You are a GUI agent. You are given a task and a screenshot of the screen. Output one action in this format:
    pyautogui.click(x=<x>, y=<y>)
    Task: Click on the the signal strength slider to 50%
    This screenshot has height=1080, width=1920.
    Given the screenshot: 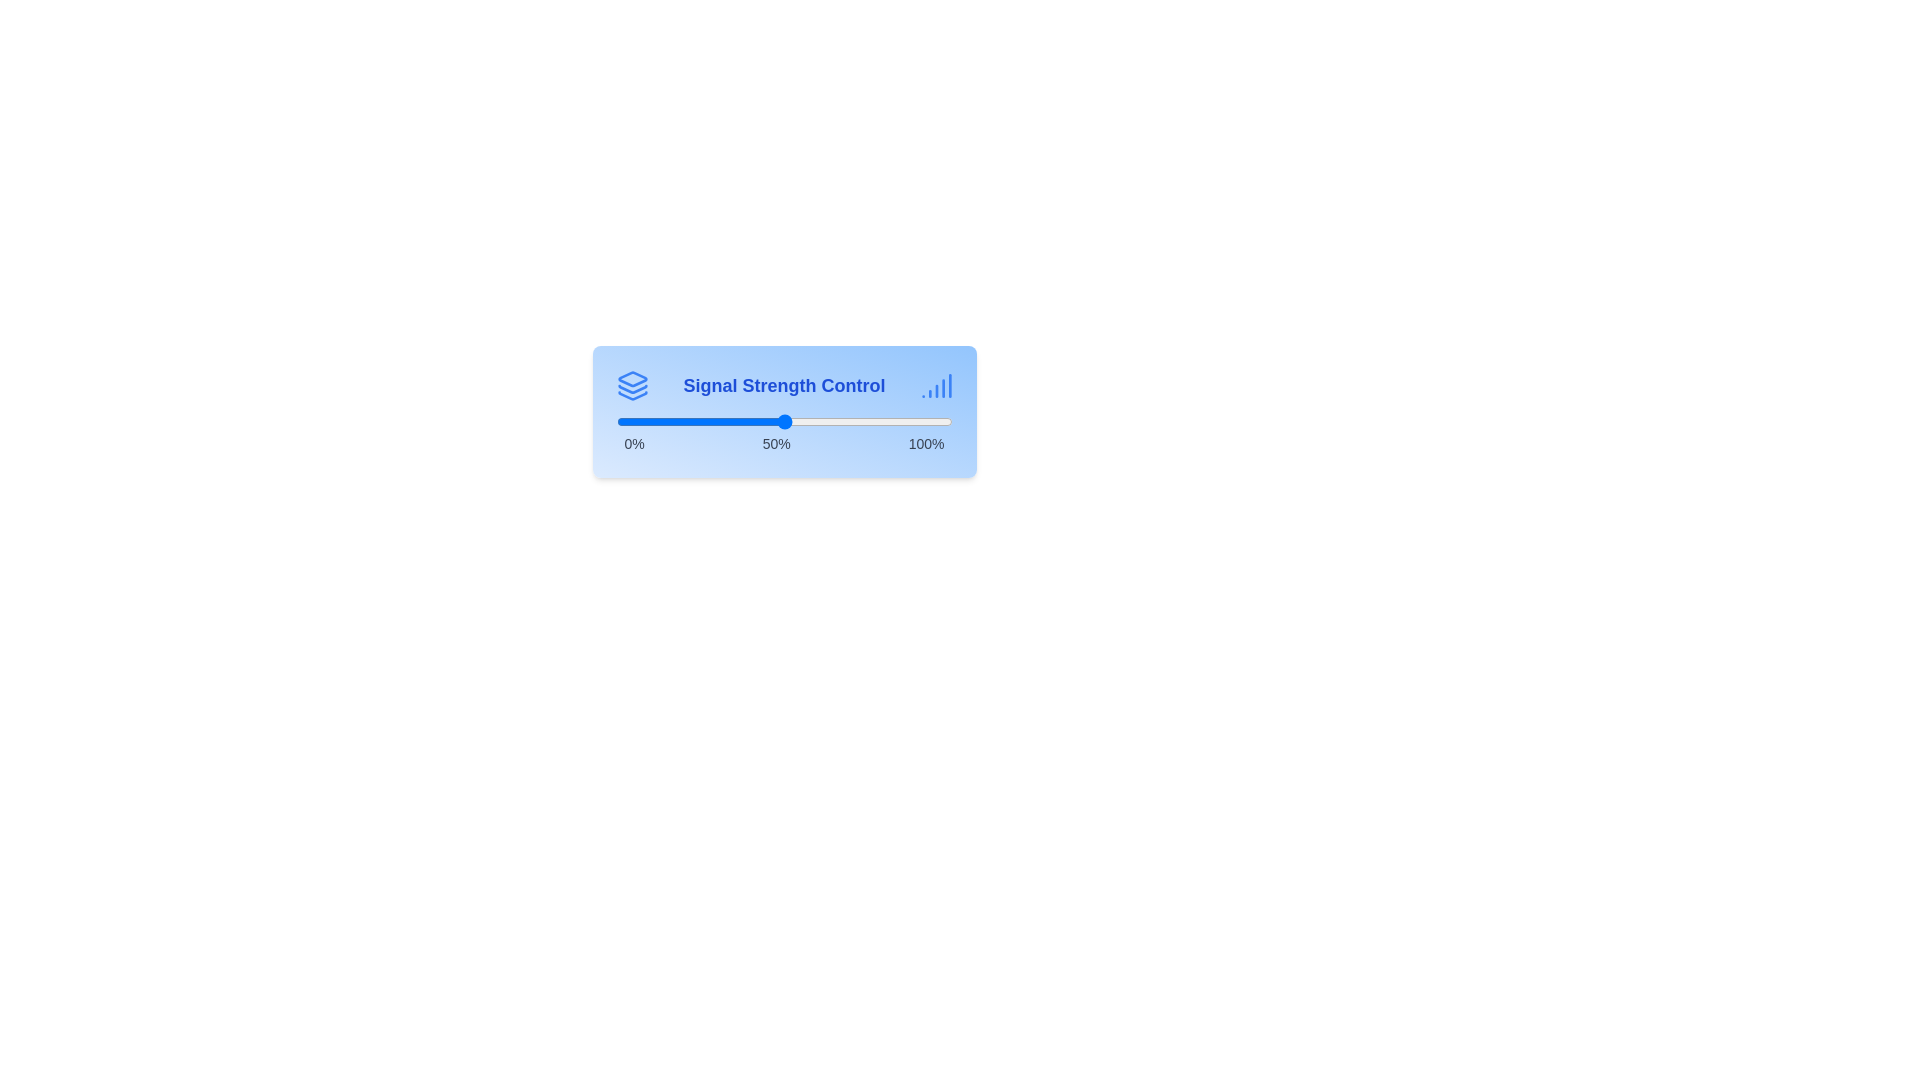 What is the action you would take?
    pyautogui.click(x=783, y=420)
    